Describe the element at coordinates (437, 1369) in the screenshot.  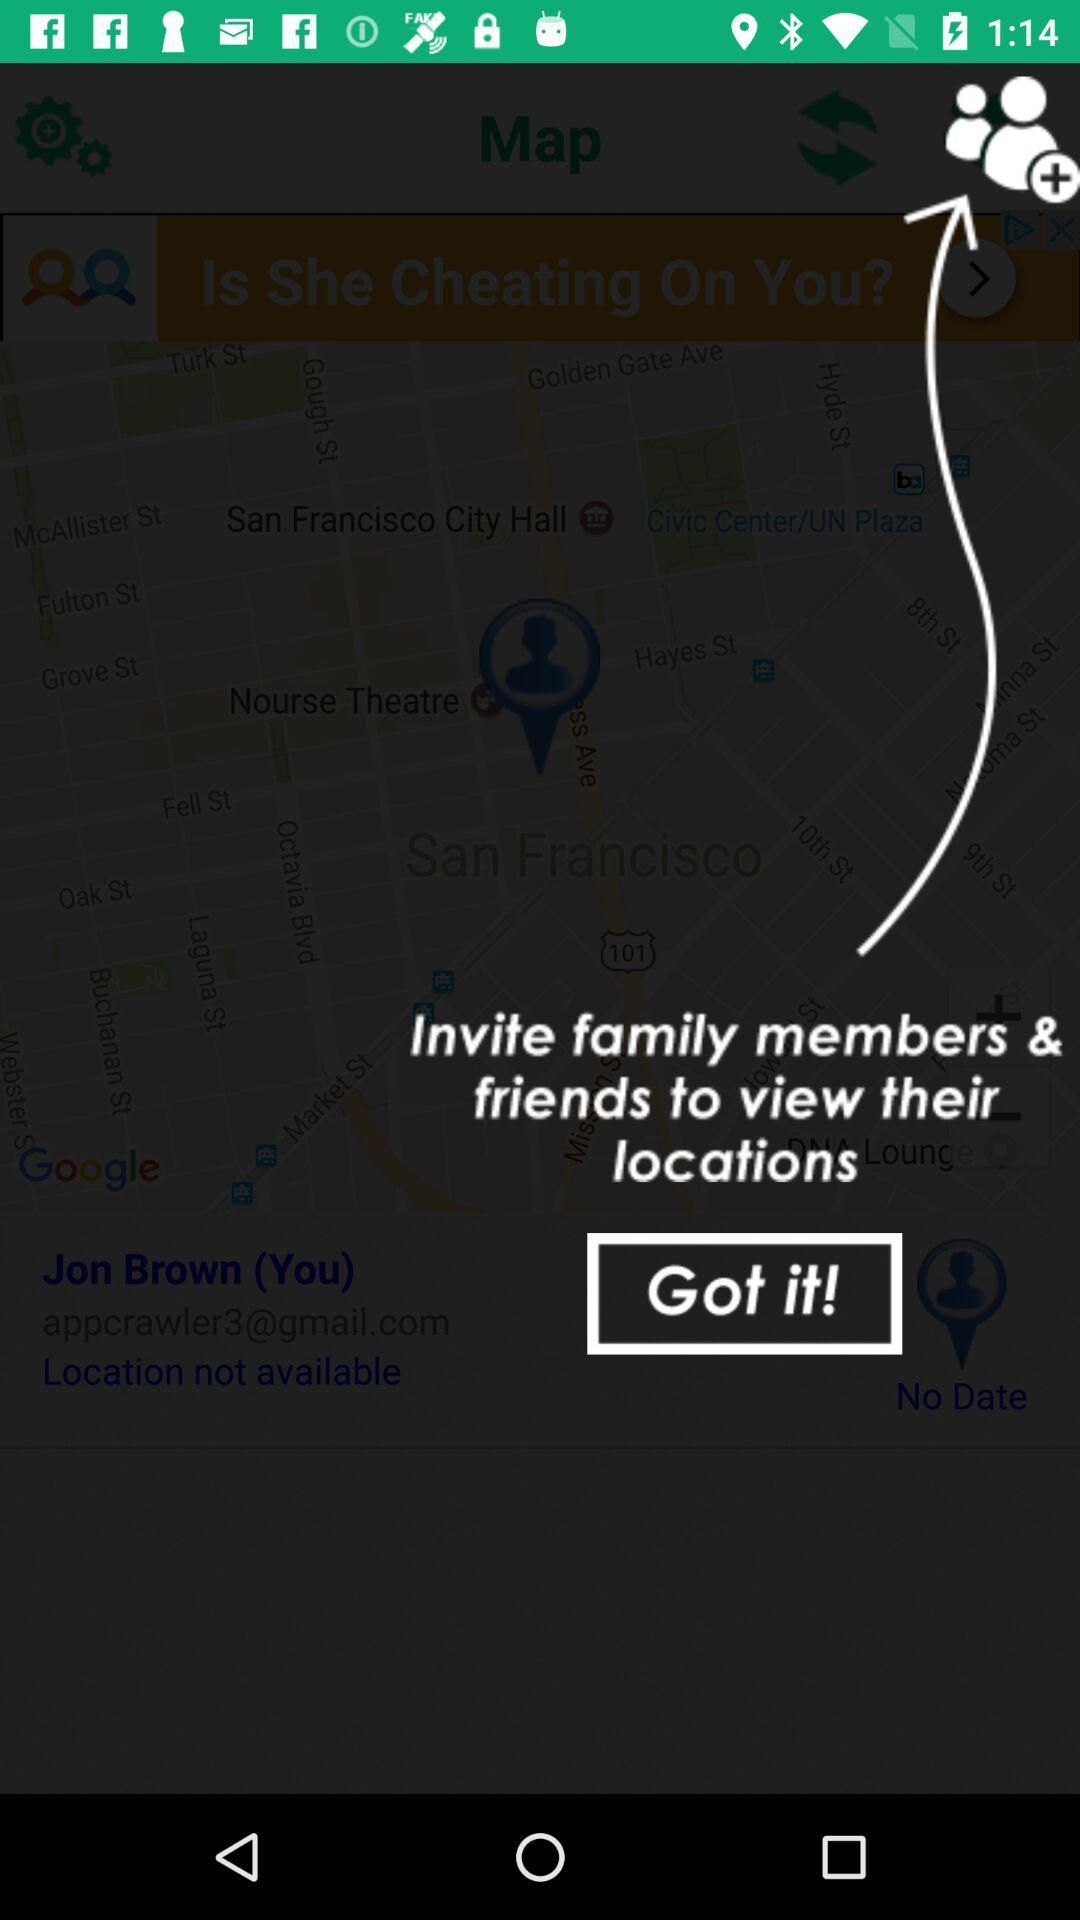
I see `the item below appcrawler3@gmail.com item` at that location.